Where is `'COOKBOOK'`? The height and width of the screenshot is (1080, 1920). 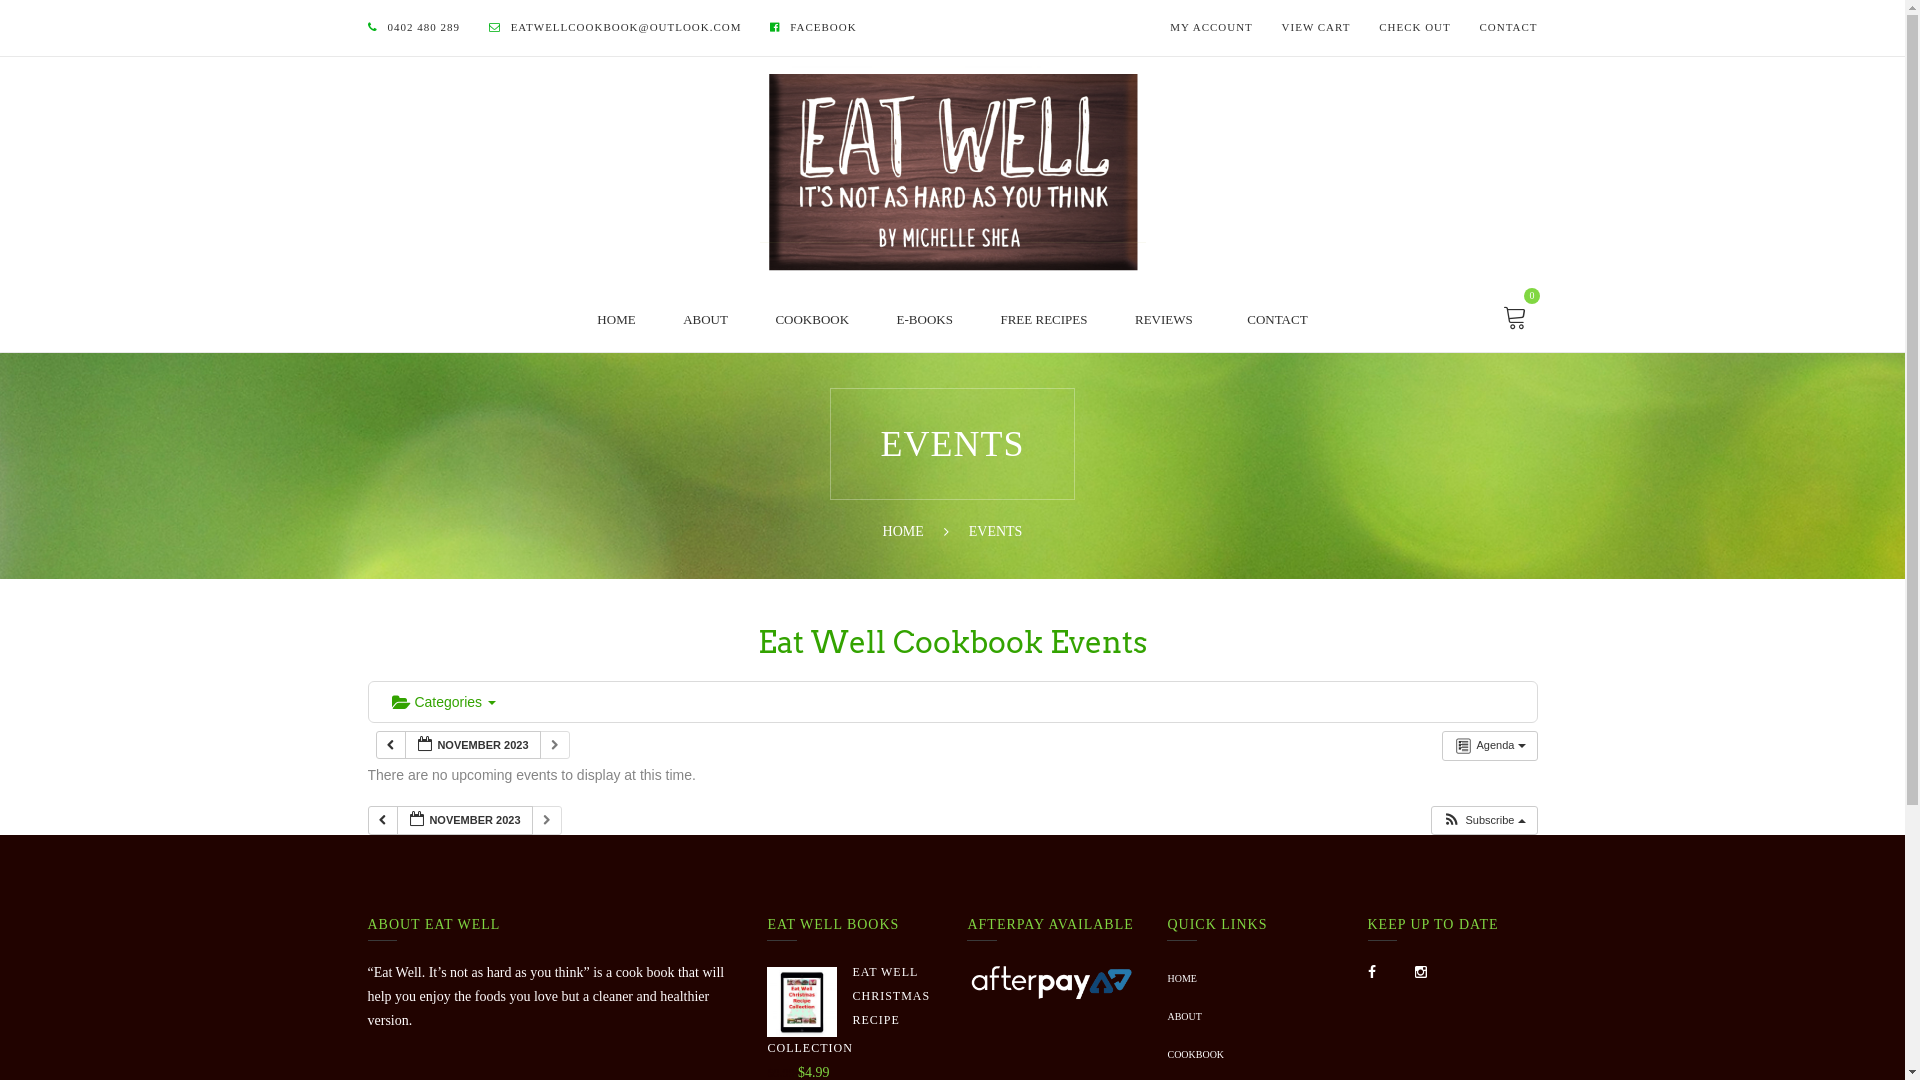 'COOKBOOK' is located at coordinates (1195, 1054).